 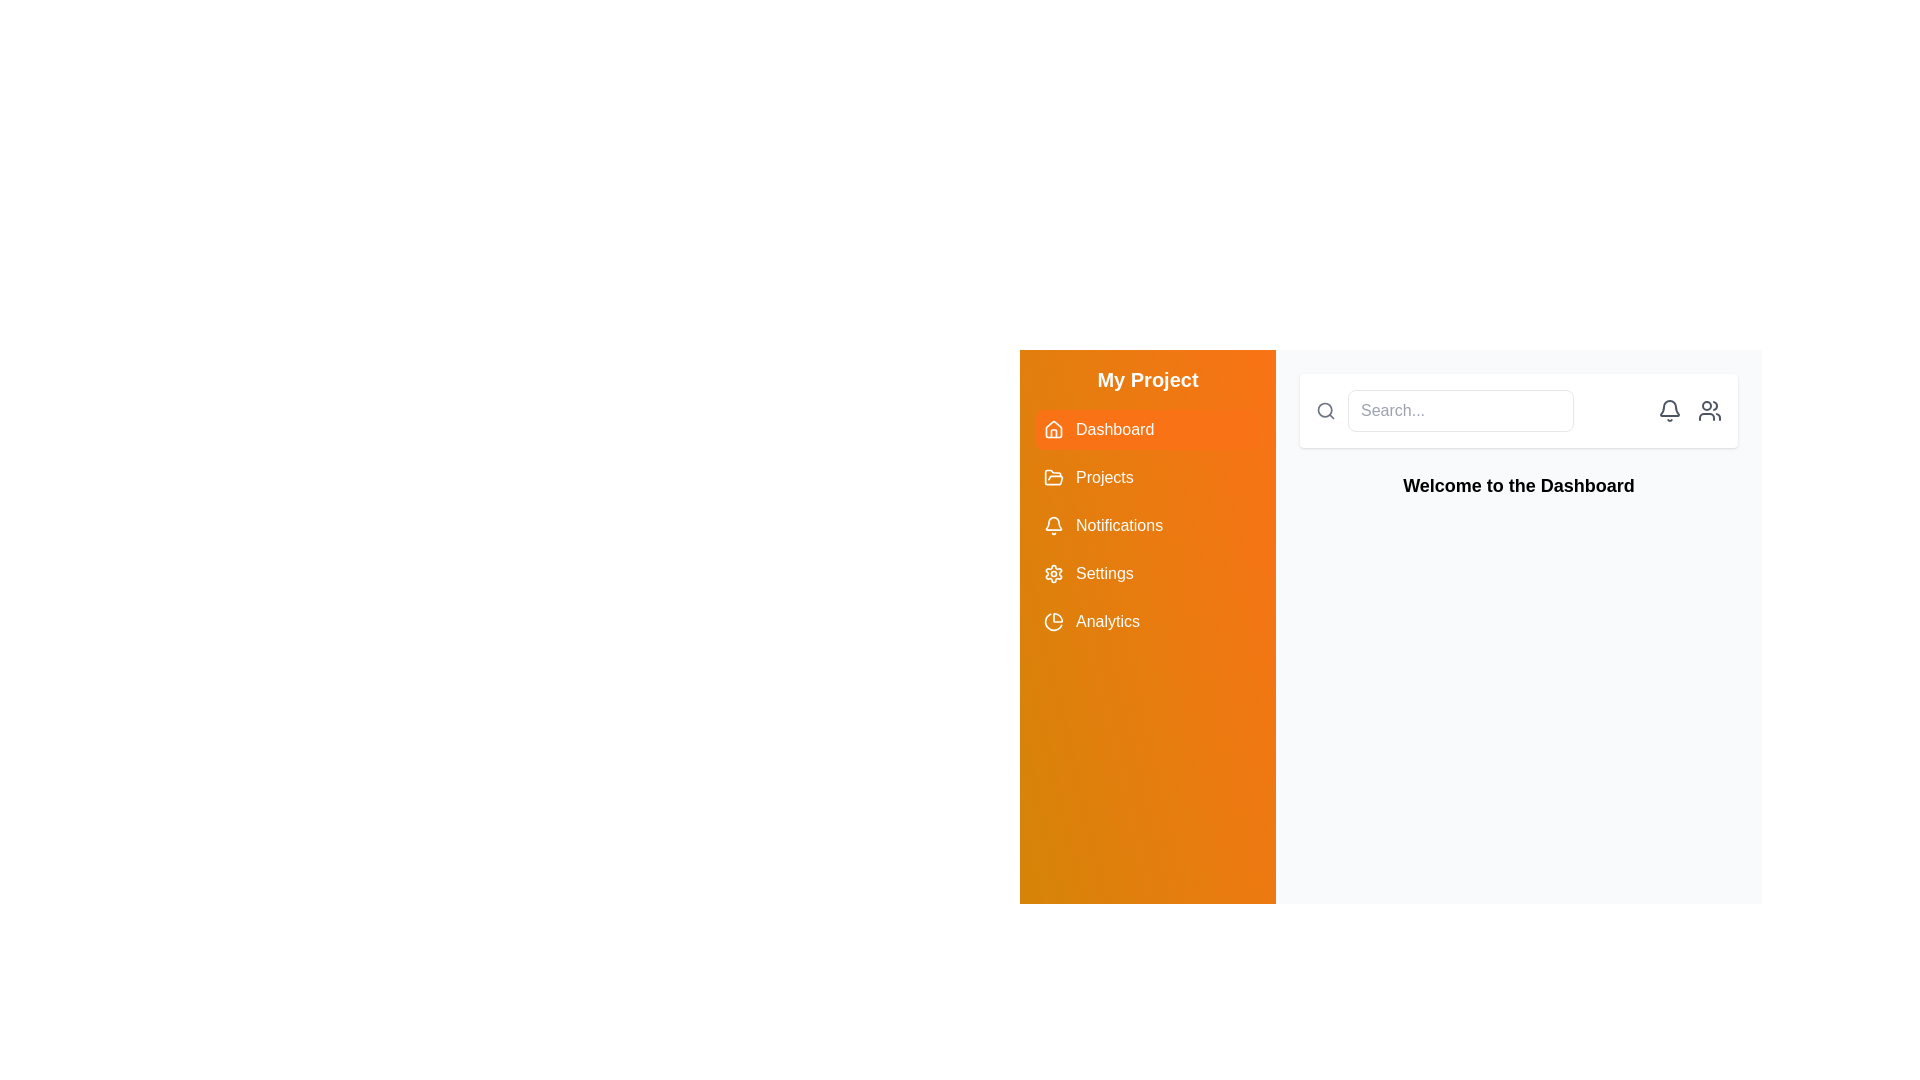 I want to click on the 'Analytics' icon in the sidebar, so click(x=1053, y=620).